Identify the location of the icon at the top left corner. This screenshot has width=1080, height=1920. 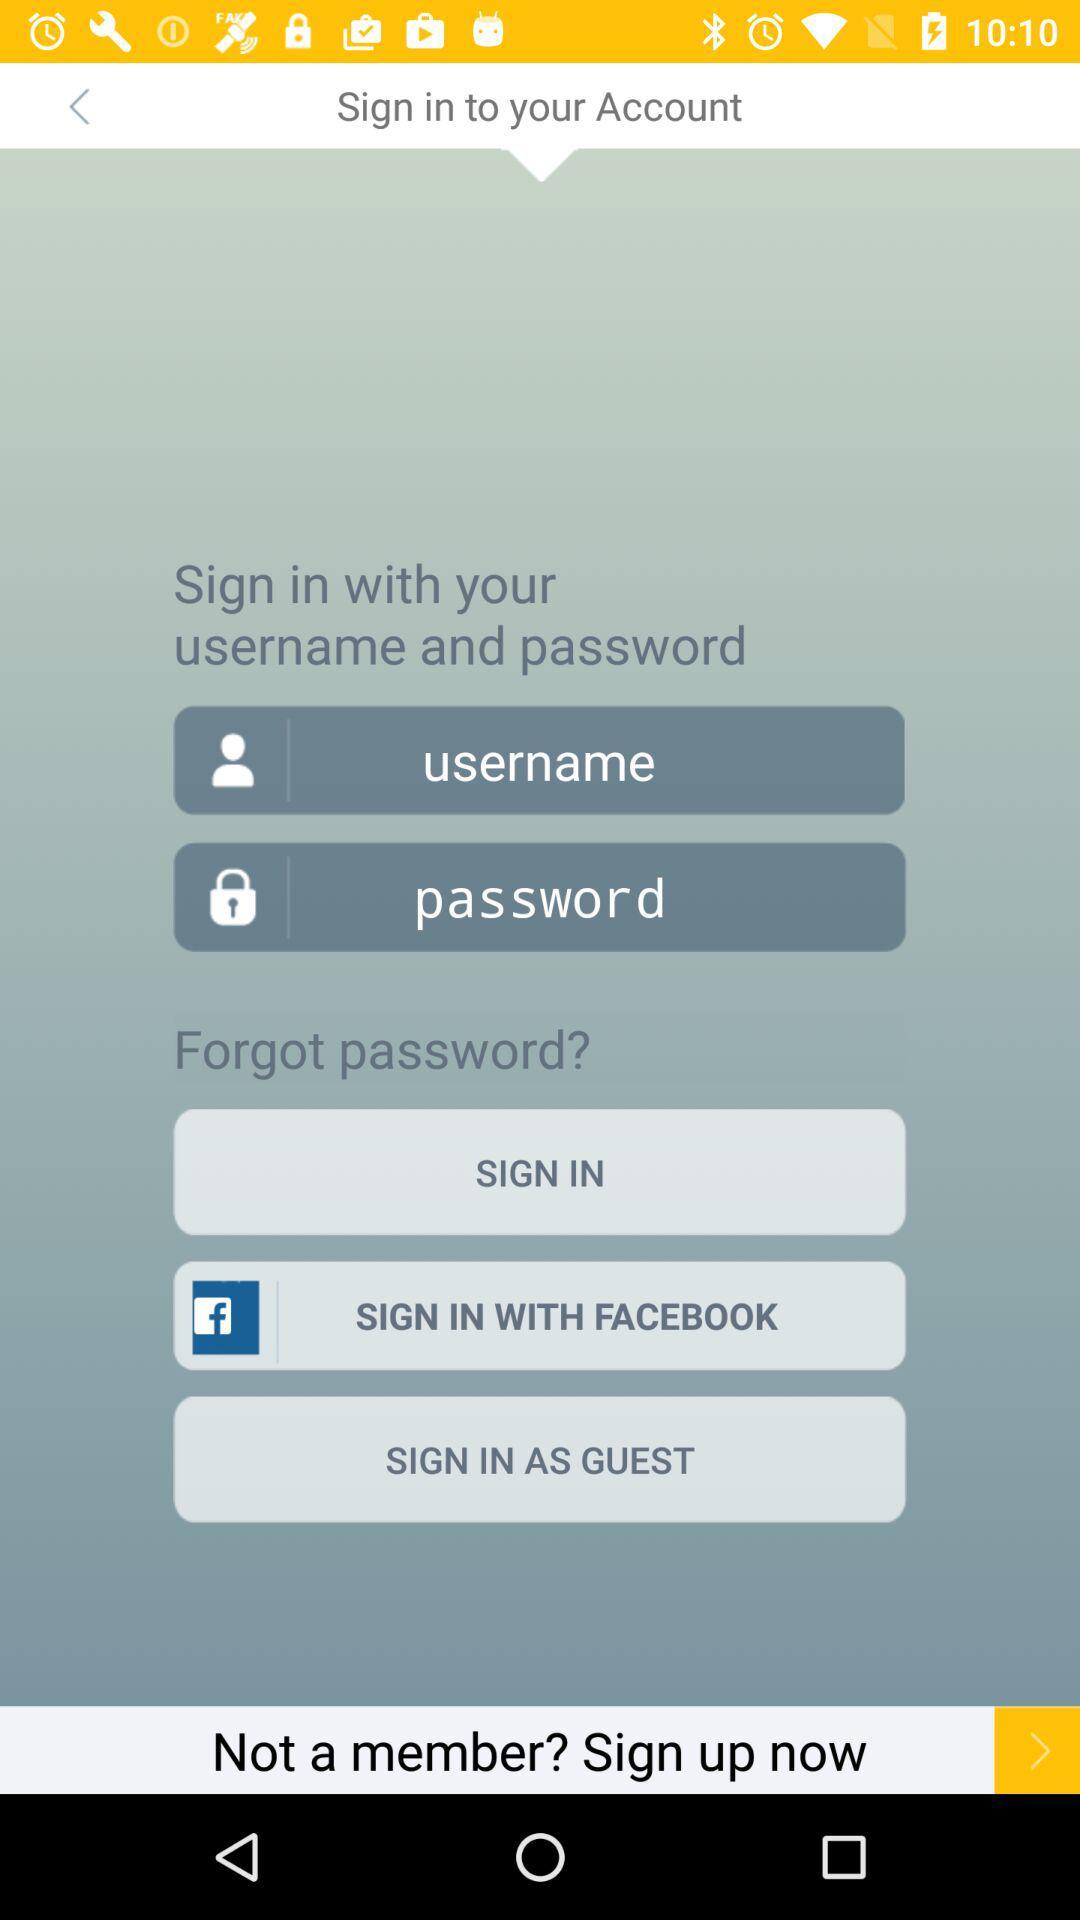
(77, 104).